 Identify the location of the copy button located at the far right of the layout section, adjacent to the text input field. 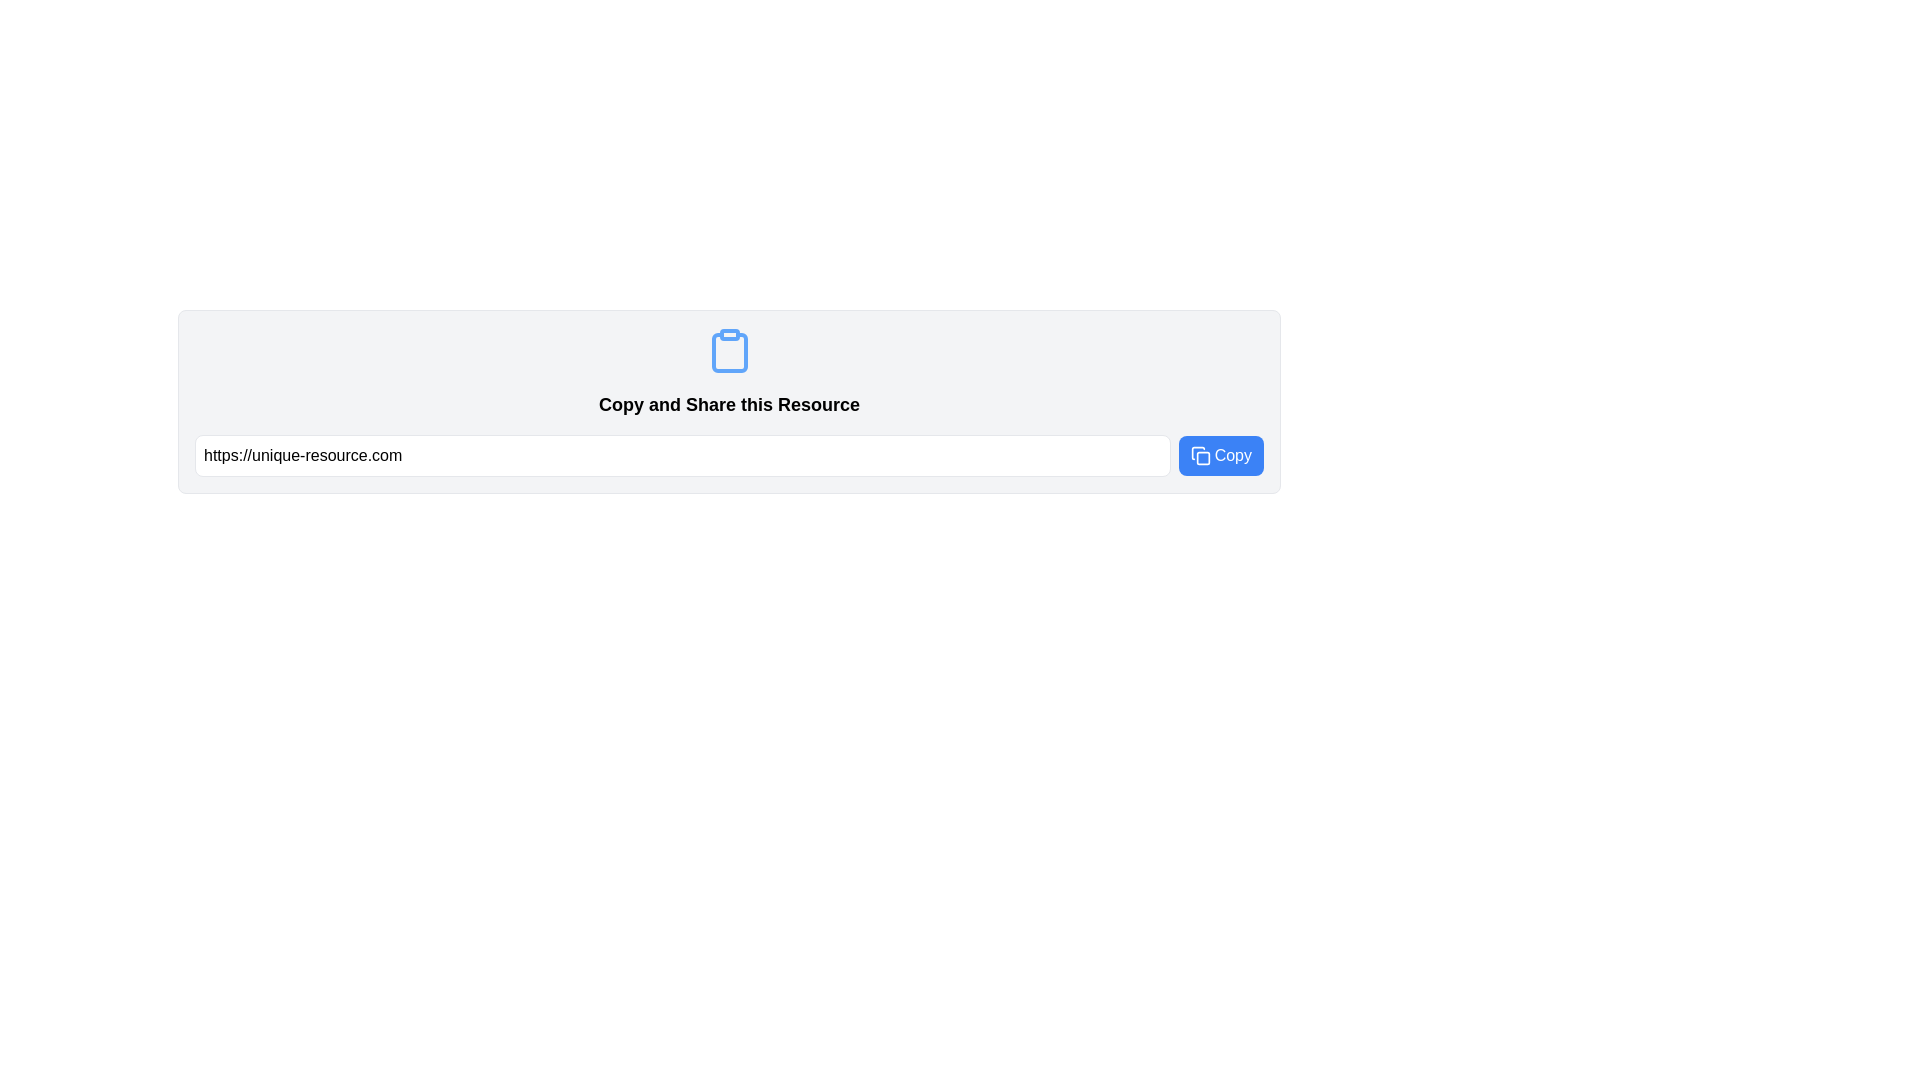
(1220, 455).